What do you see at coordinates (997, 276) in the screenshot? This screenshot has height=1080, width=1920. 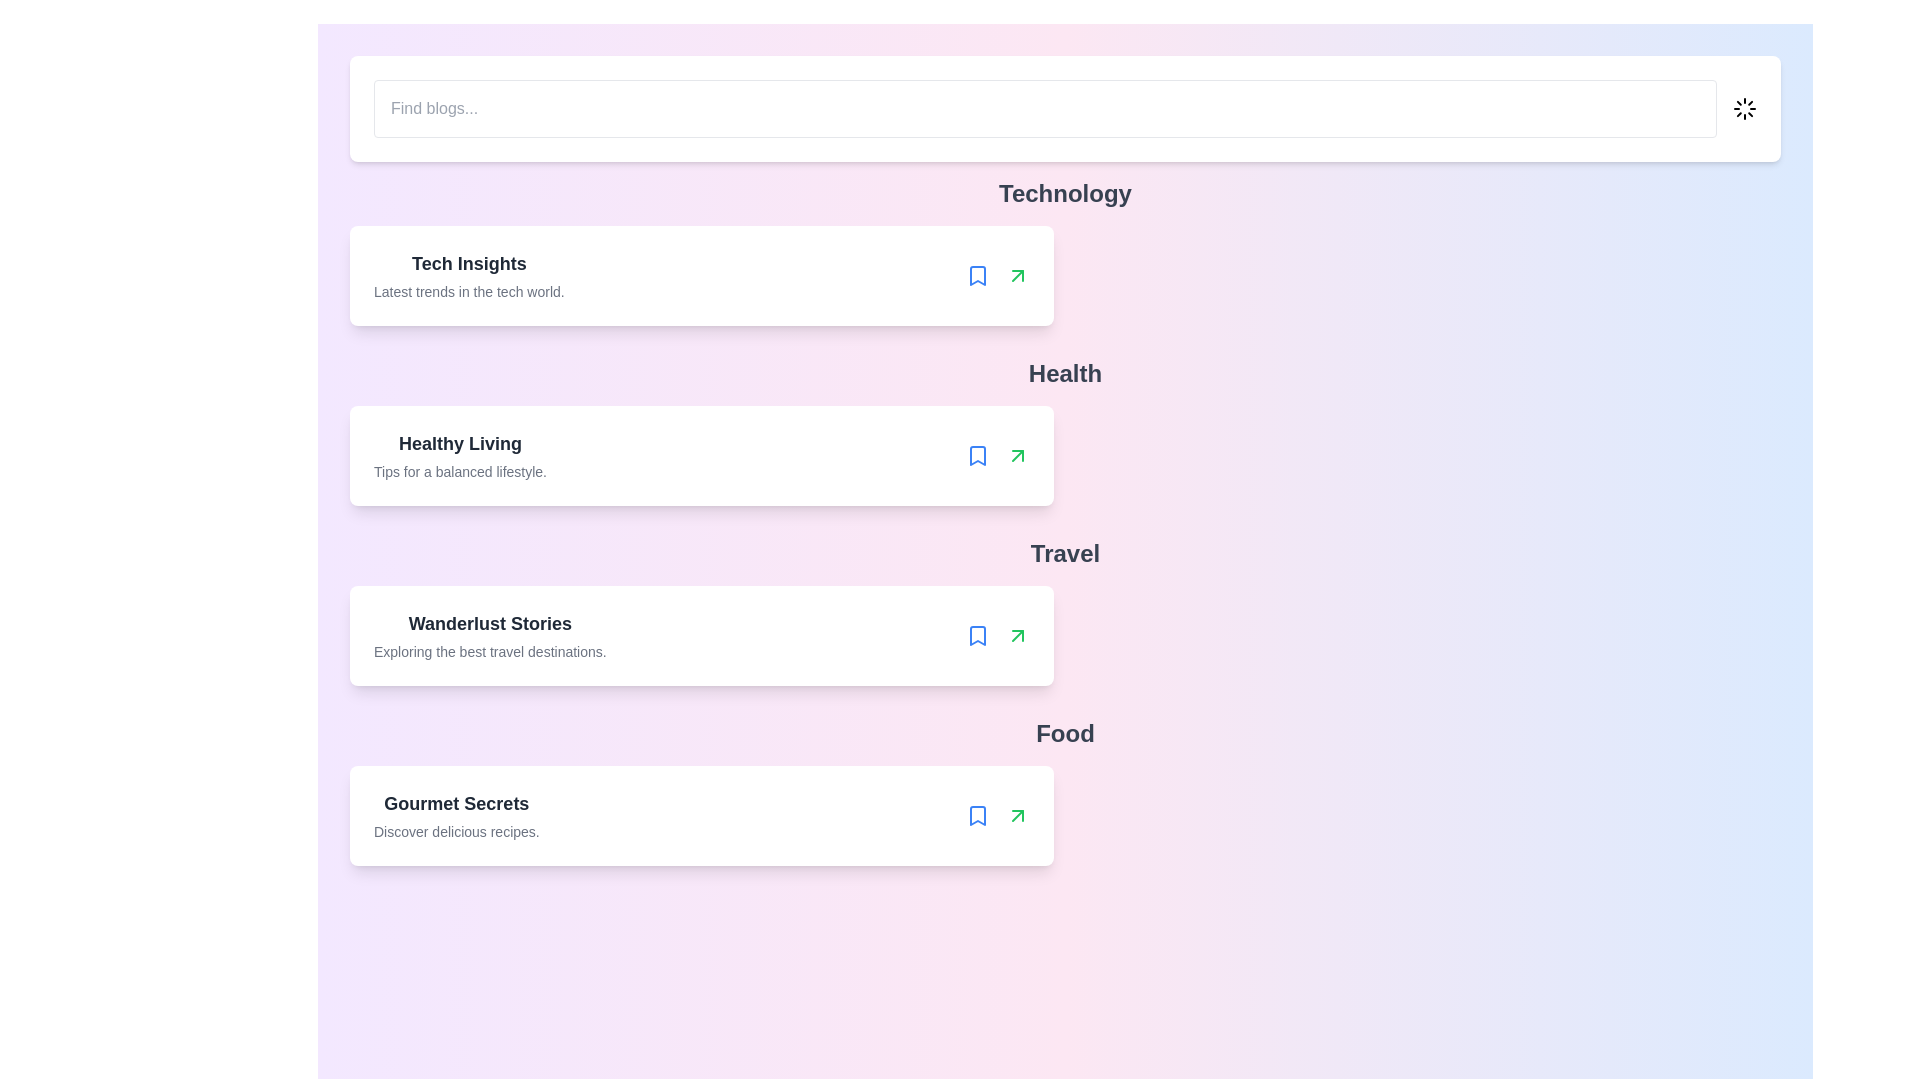 I see `the bookmark icon within the Custom grouping multiple interactive icons in the Tech Insights card under the Technology section` at bounding box center [997, 276].